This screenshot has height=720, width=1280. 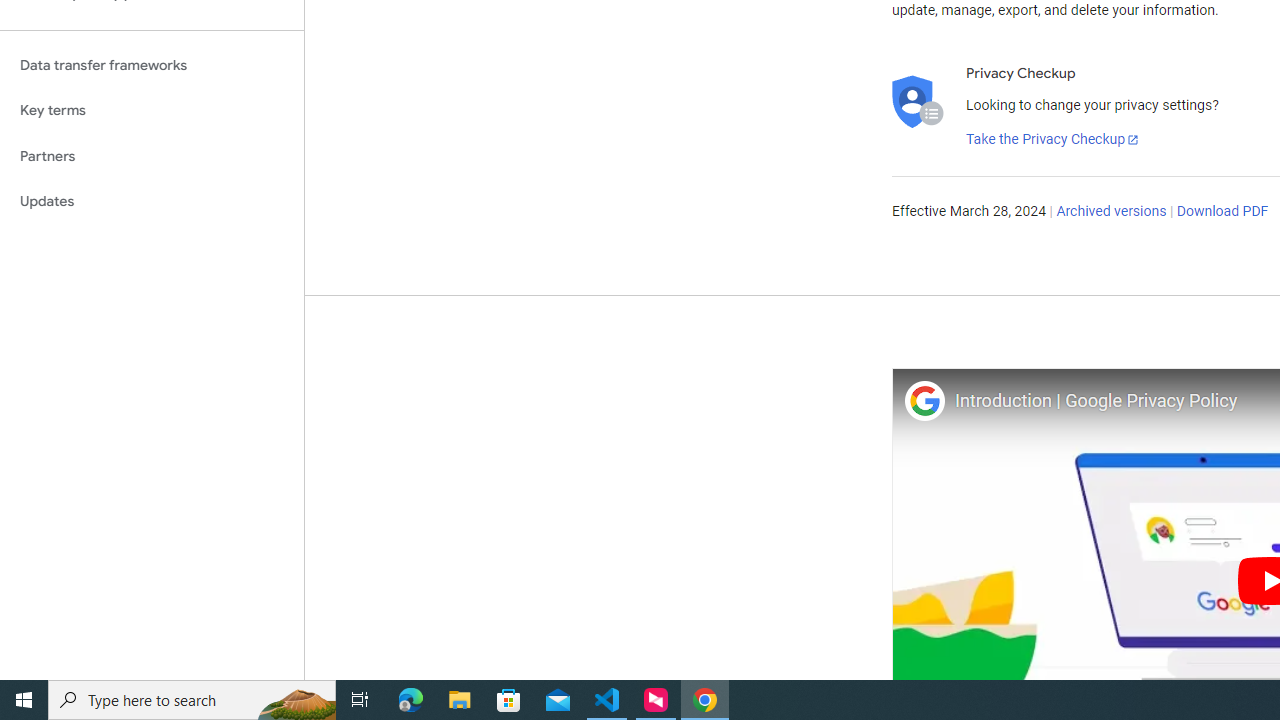 What do you see at coordinates (151, 64) in the screenshot?
I see `'Data transfer frameworks'` at bounding box center [151, 64].